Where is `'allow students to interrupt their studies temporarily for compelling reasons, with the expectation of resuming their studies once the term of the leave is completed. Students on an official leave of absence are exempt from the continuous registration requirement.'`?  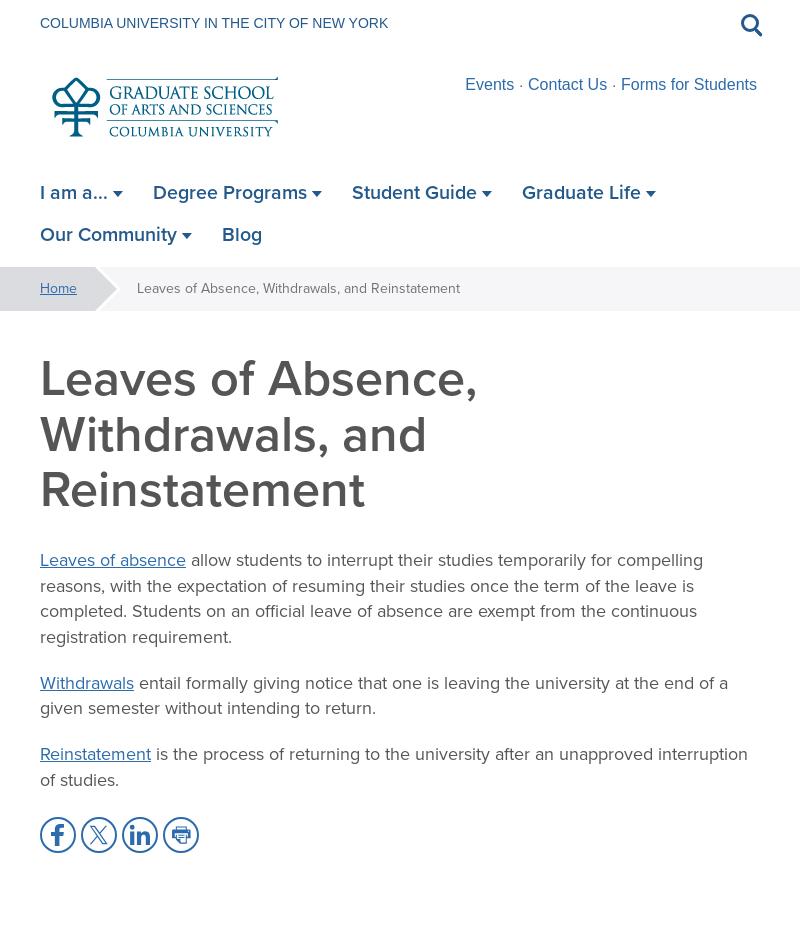 'allow students to interrupt their studies temporarily for compelling reasons, with the expectation of resuming their studies once the term of the leave is completed. Students on an official leave of absence are exempt from the continuous registration requirement.' is located at coordinates (370, 596).